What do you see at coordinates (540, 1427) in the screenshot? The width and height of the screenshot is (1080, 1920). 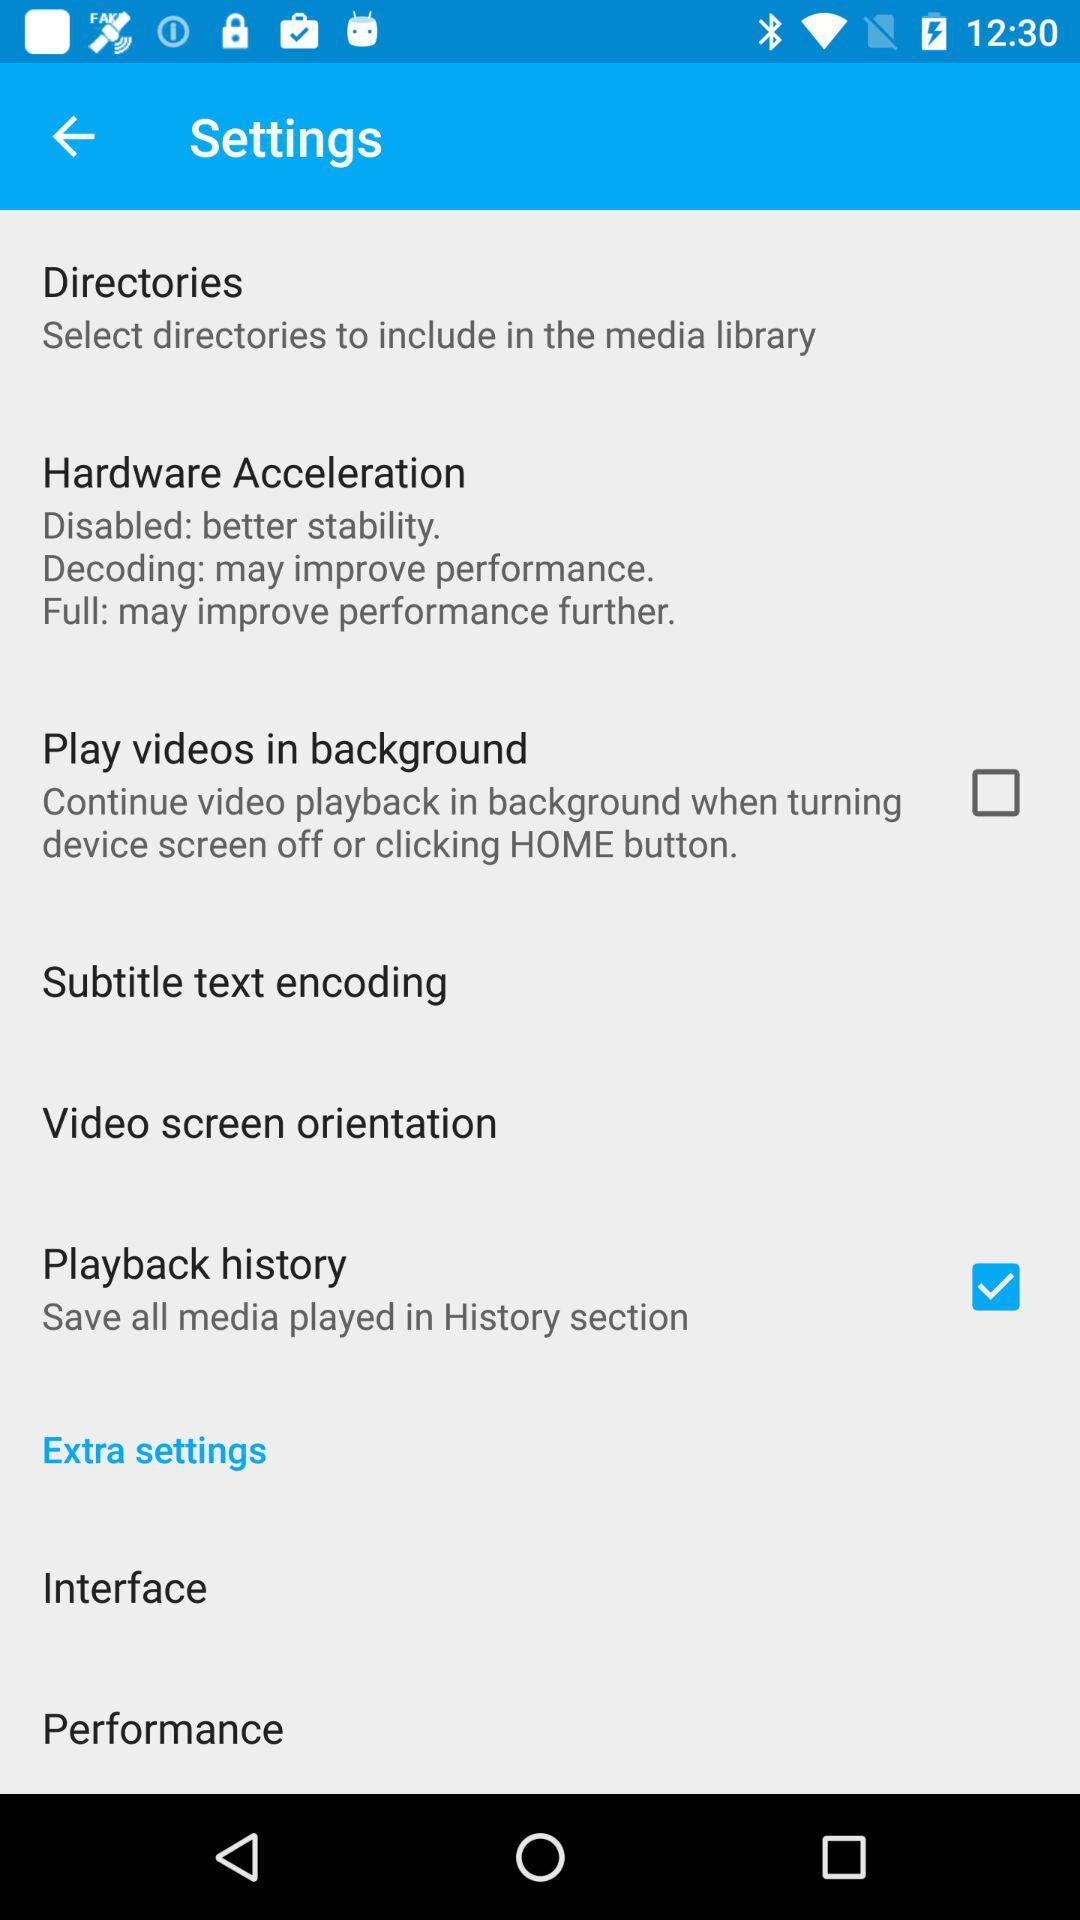 I see `the item below the save all media item` at bounding box center [540, 1427].